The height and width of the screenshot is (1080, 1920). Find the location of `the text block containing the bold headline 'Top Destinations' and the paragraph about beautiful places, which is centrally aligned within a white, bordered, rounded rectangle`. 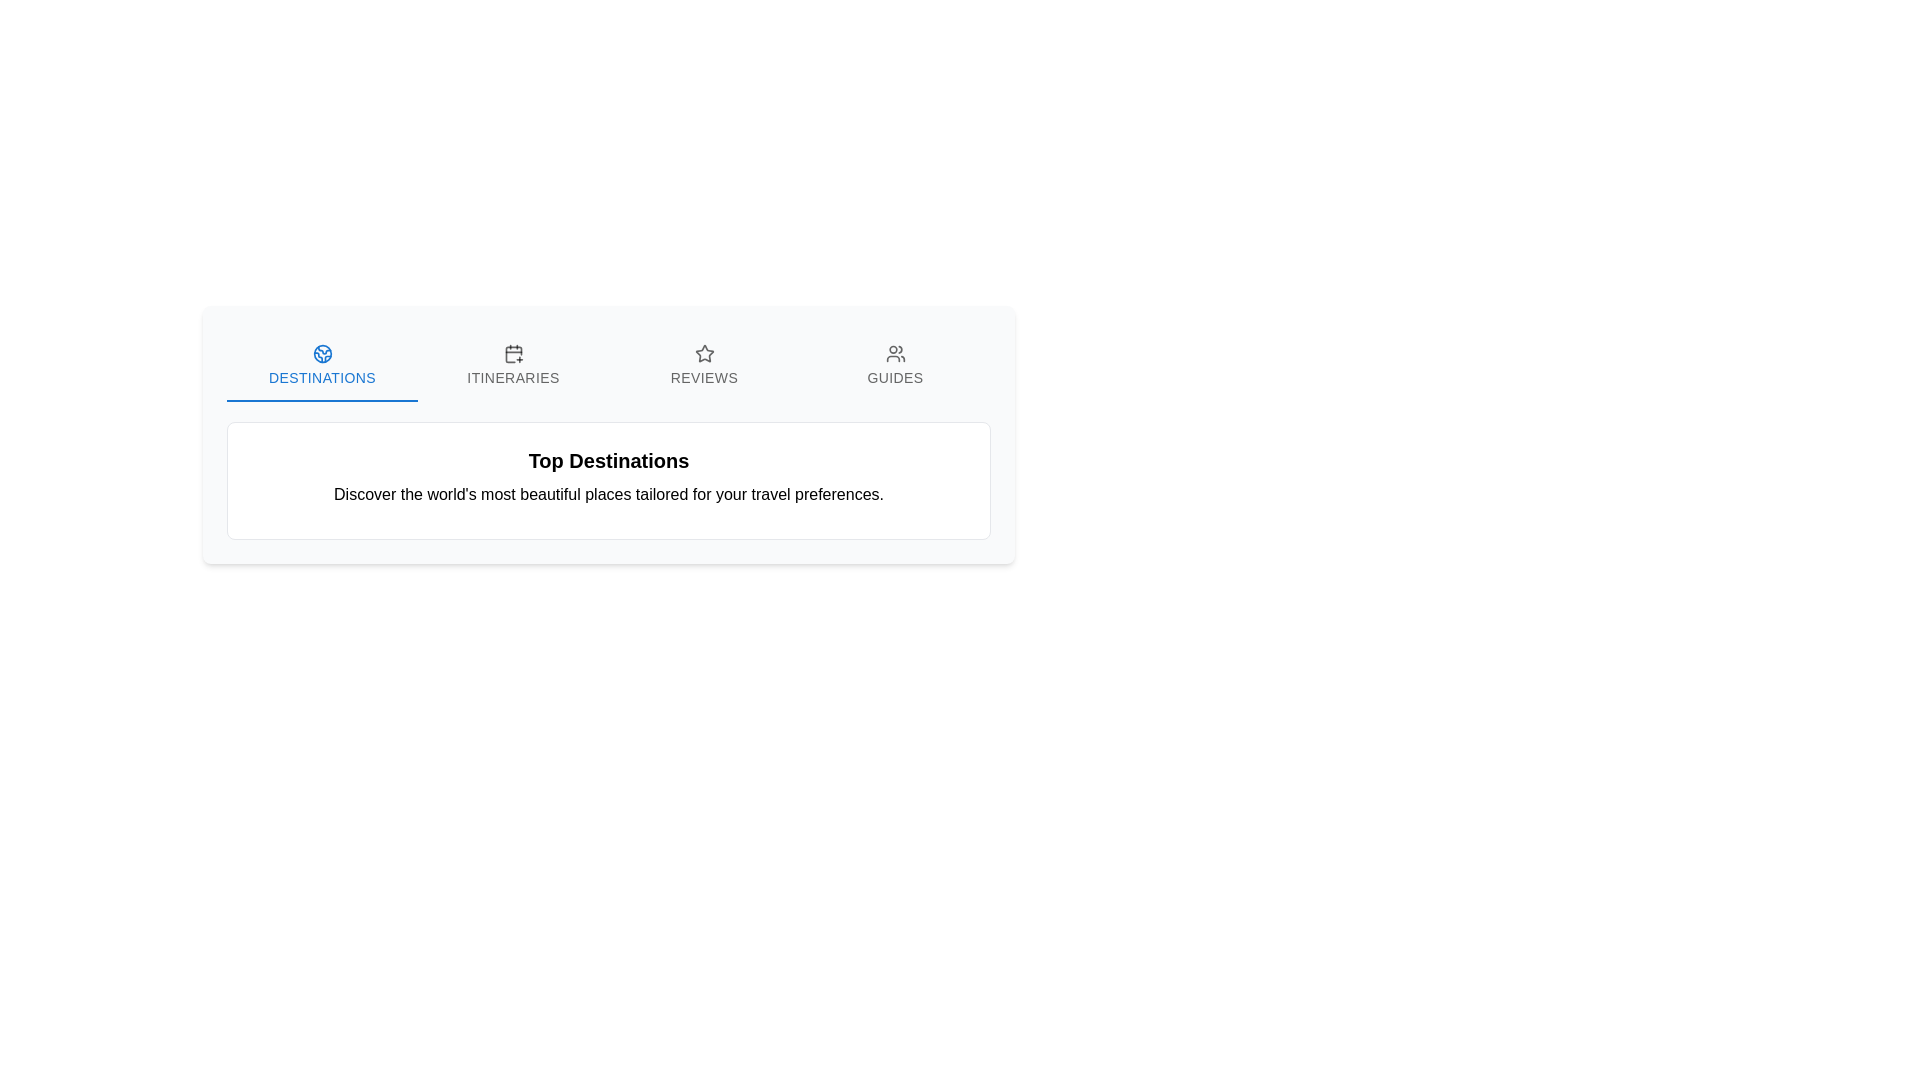

the text block containing the bold headline 'Top Destinations' and the paragraph about beautiful places, which is centrally aligned within a white, bordered, rounded rectangle is located at coordinates (608, 477).